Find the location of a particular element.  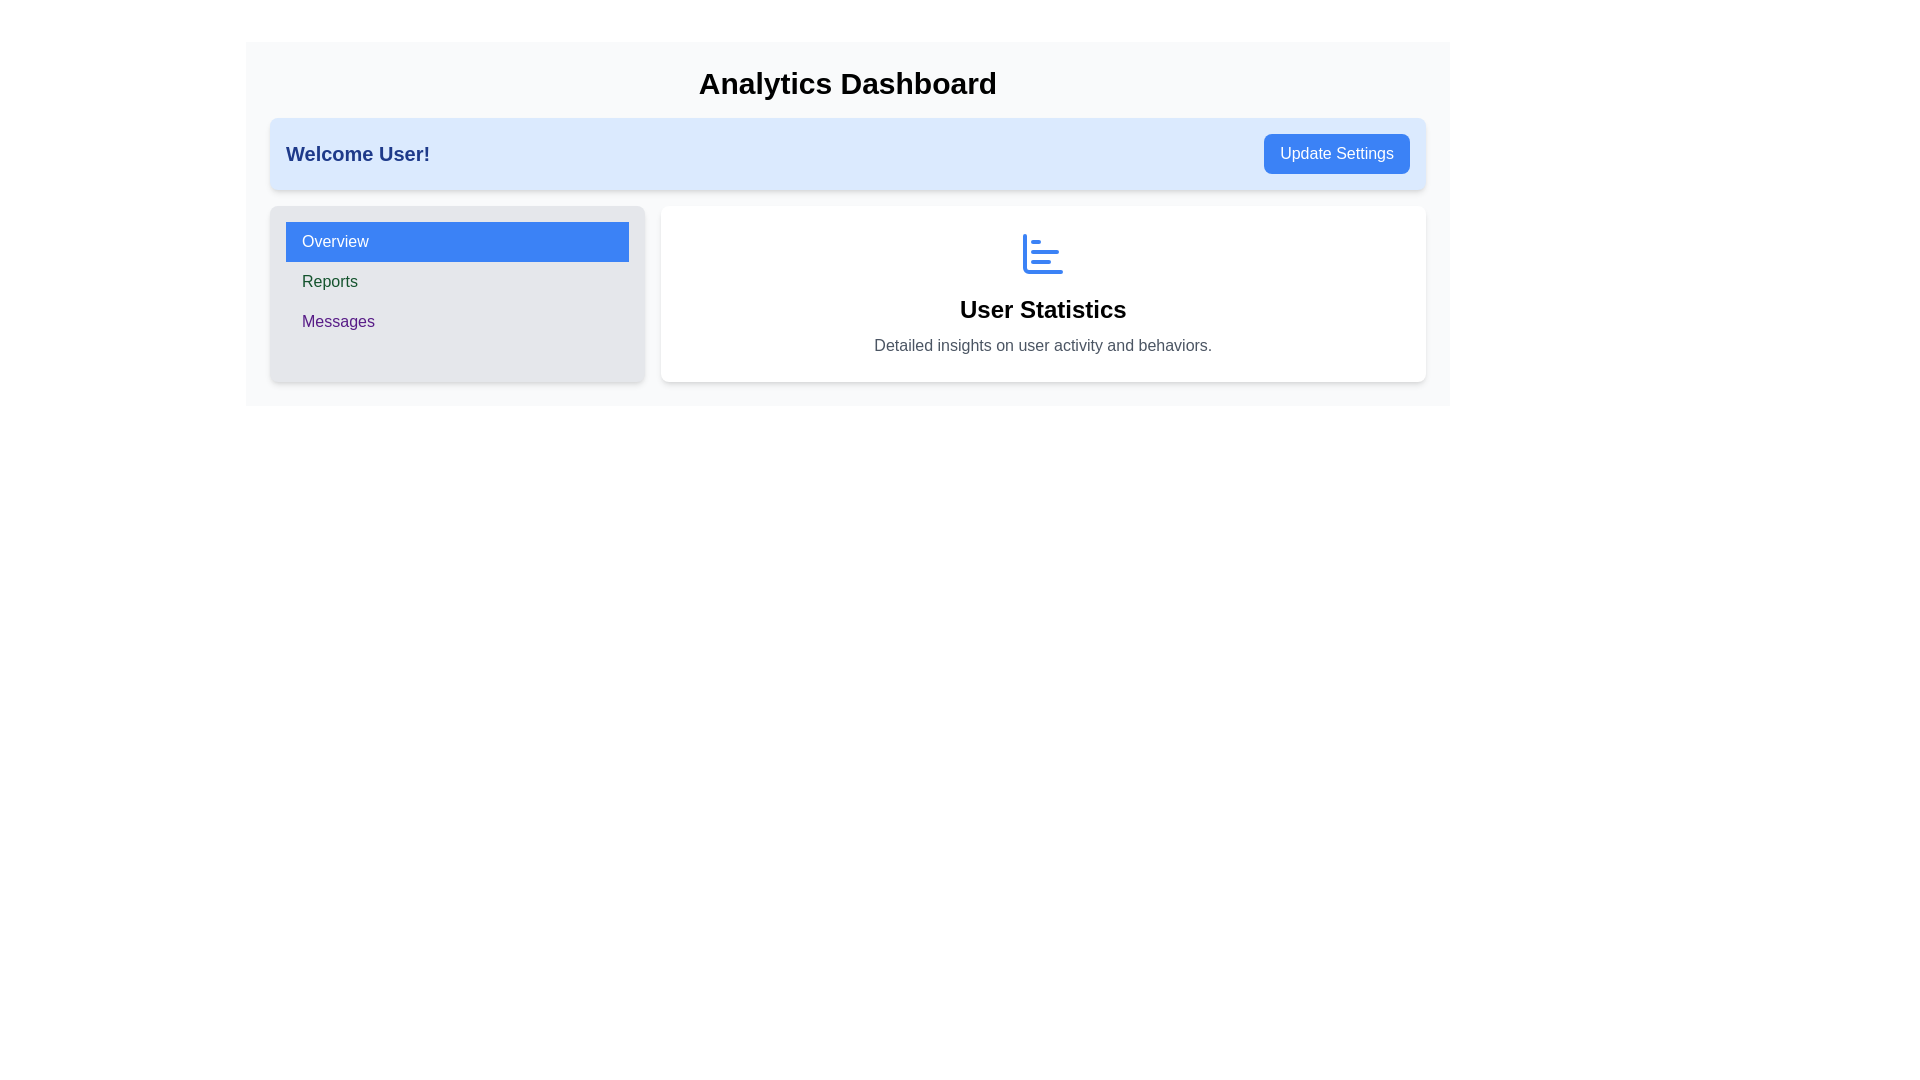

the section title text block located prominently in the center of the right section of the dashboard, which serves to inform the user about the content's general purpose or topic is located at coordinates (1042, 309).